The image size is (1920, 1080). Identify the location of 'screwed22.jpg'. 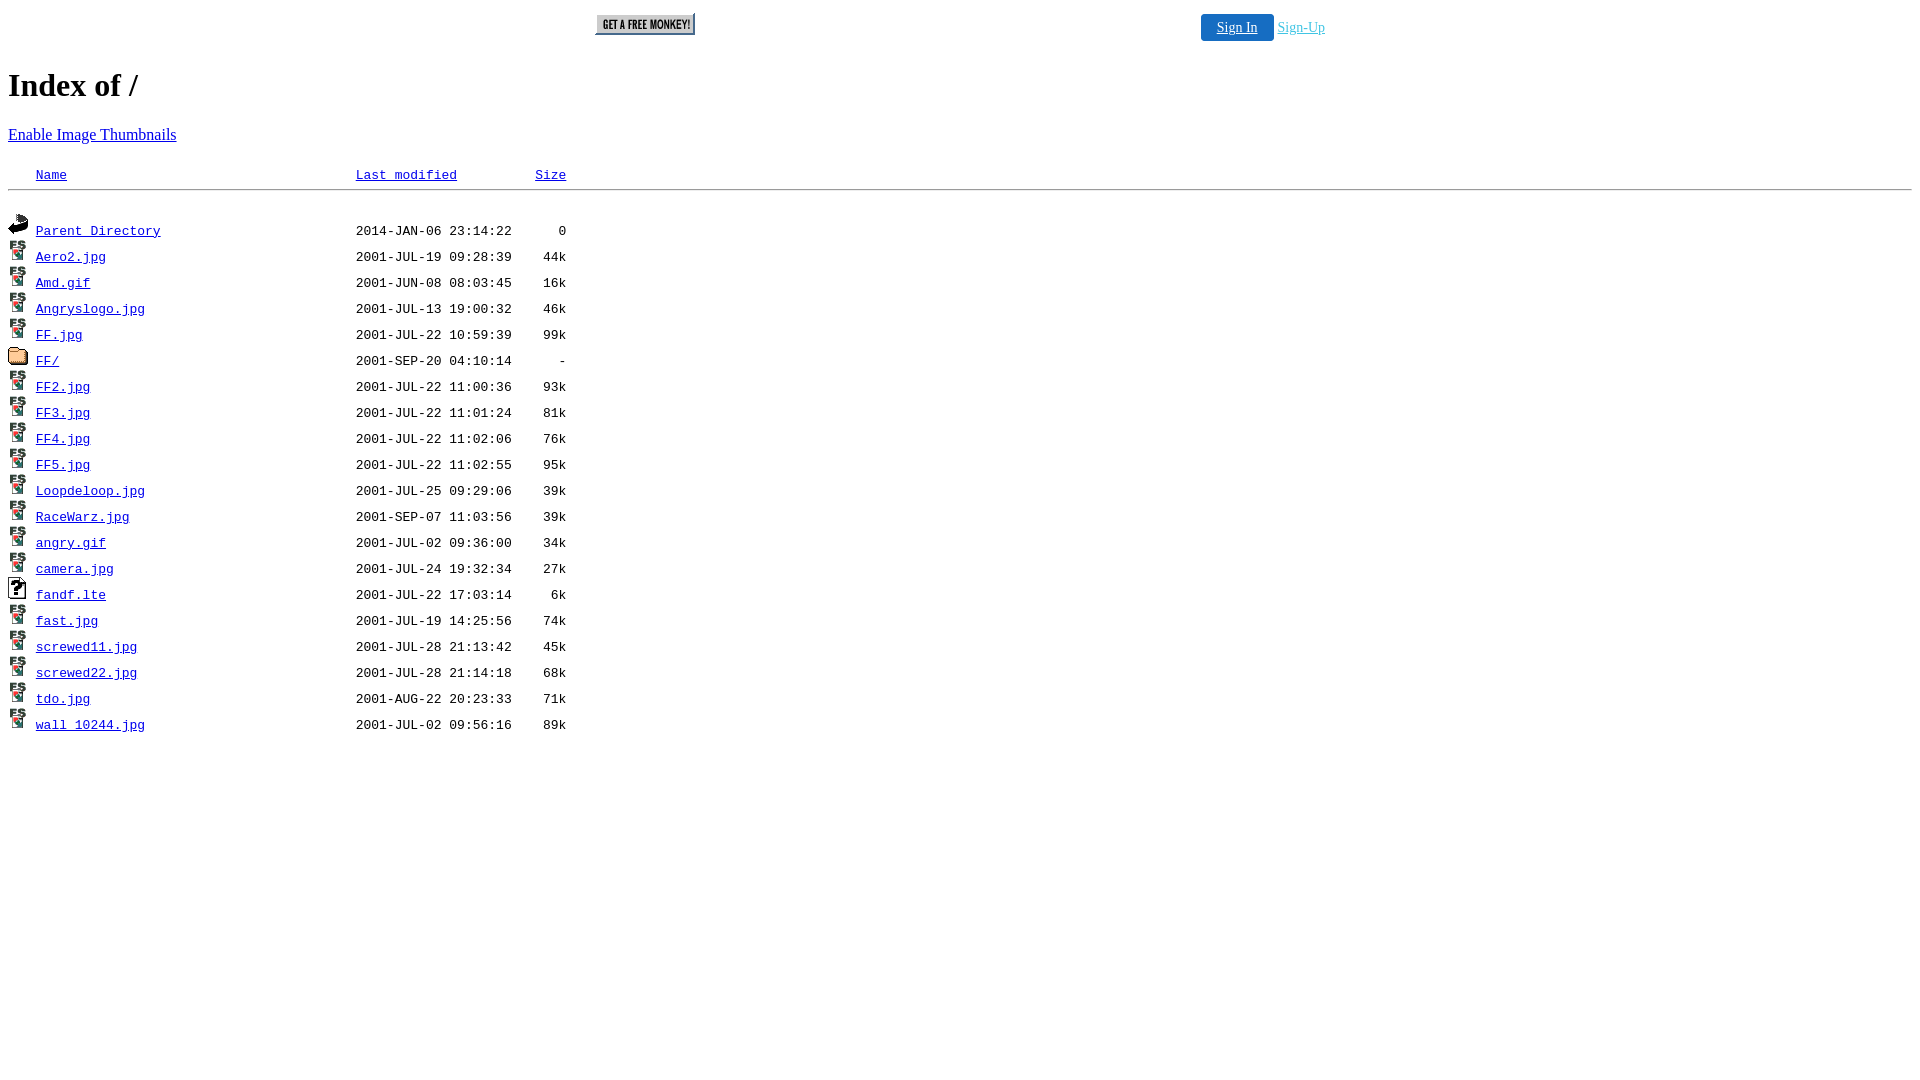
(85, 673).